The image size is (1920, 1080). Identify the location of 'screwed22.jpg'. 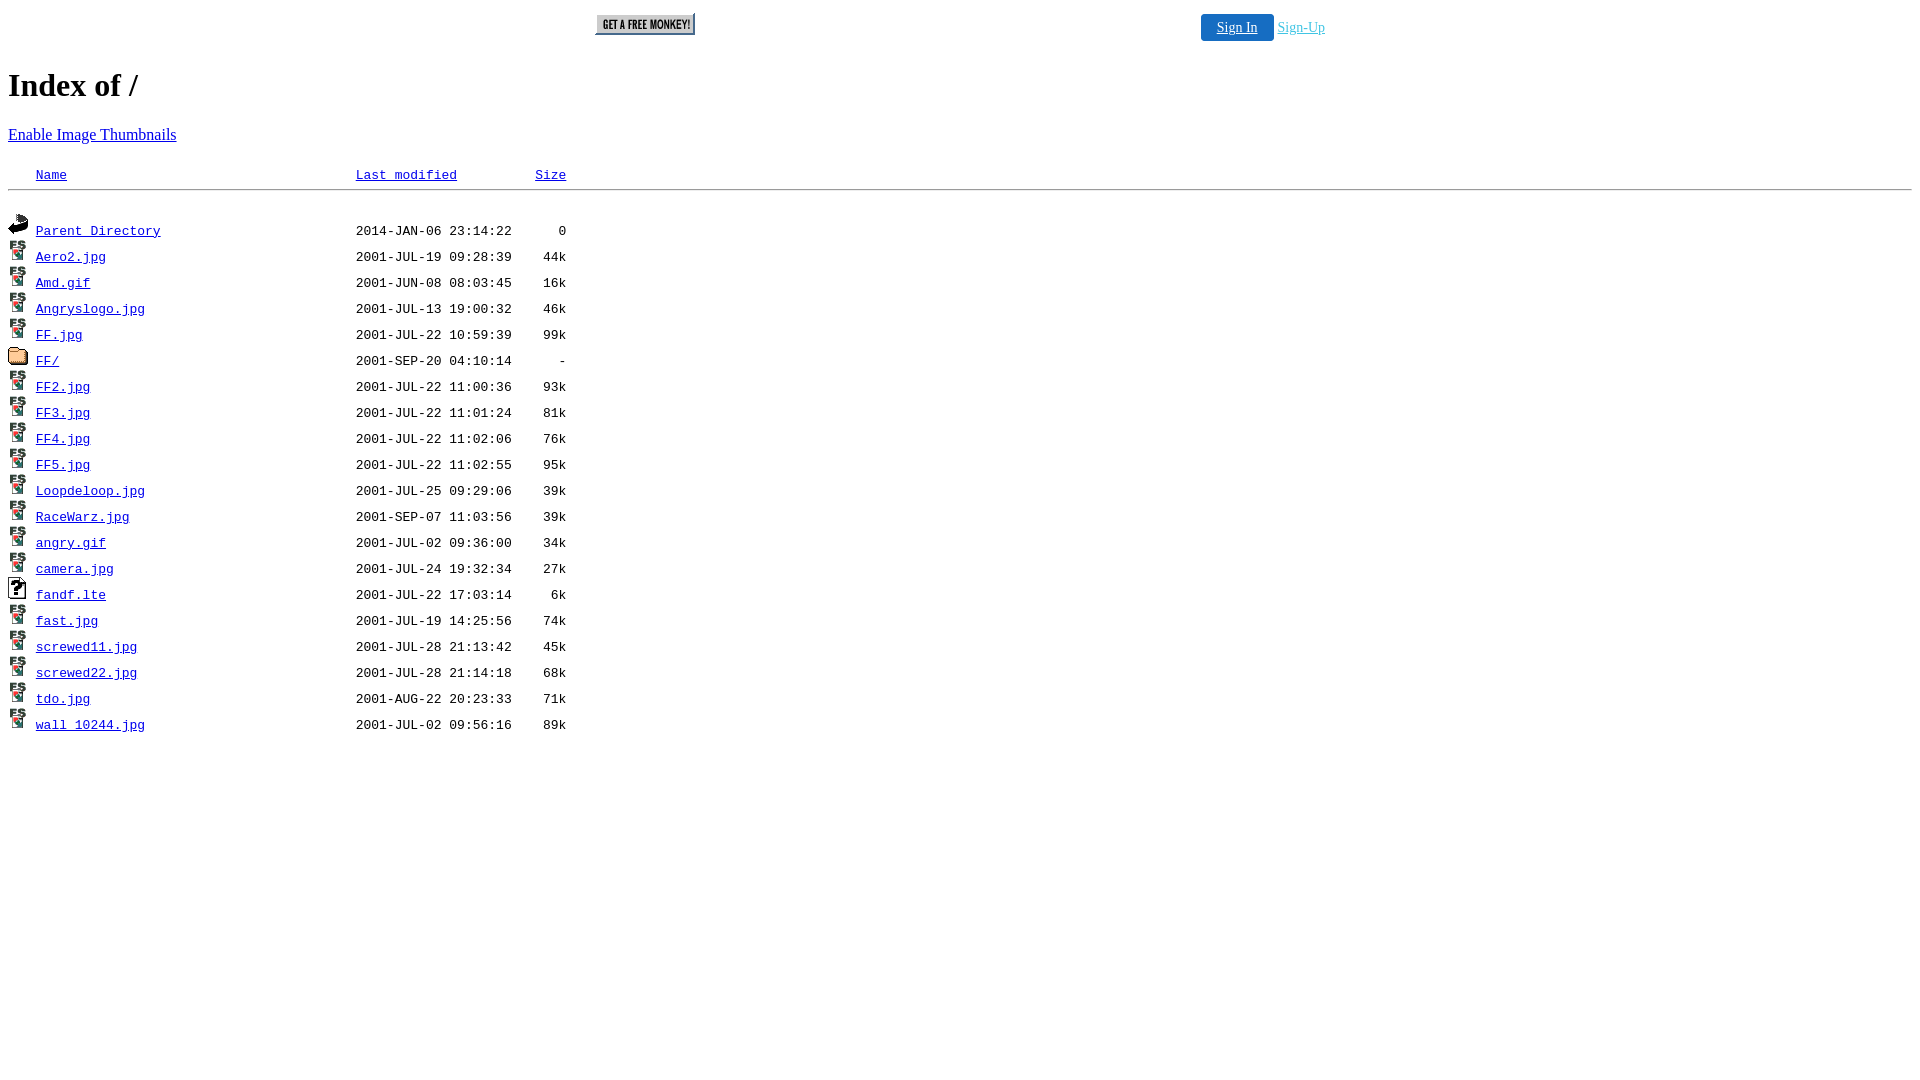
(85, 673).